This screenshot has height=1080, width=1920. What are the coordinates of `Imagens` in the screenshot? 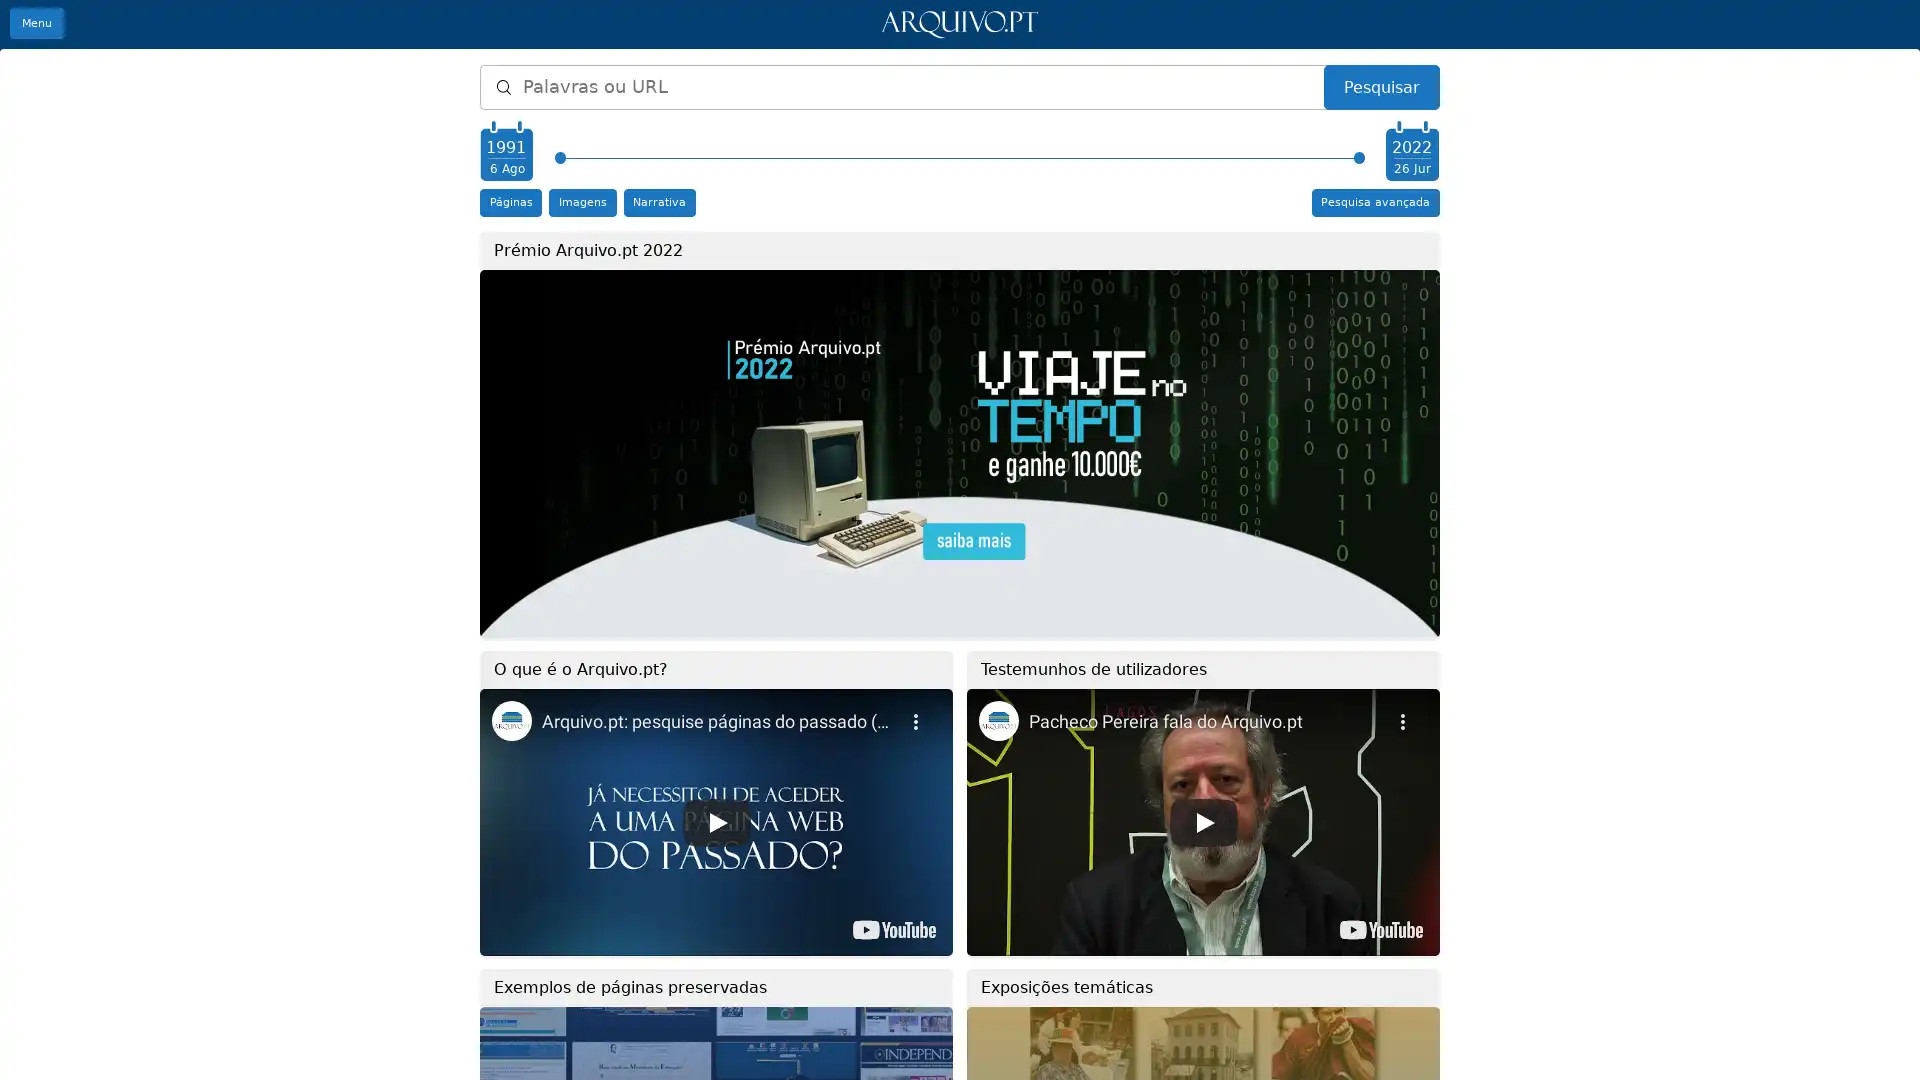 It's located at (581, 202).